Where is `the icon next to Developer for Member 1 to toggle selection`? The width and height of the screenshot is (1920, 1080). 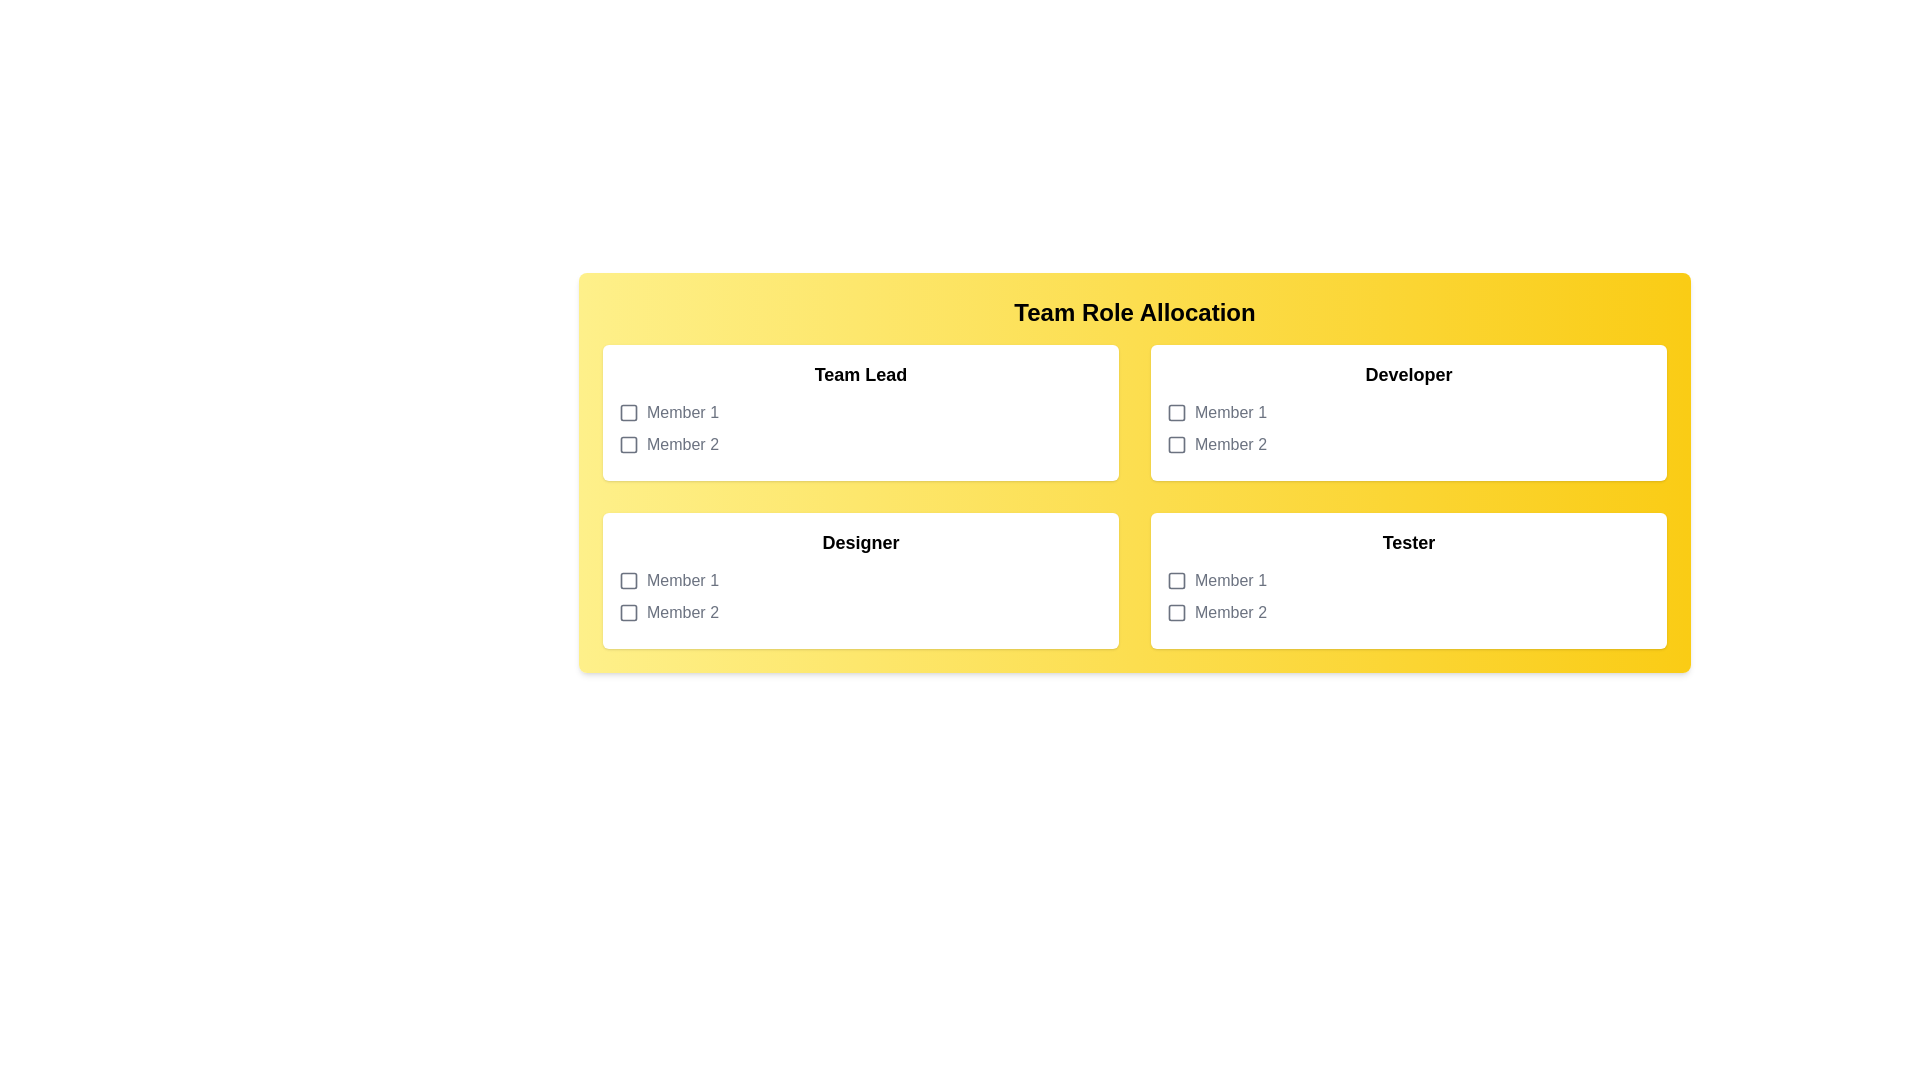
the icon next to Developer for Member 1 to toggle selection is located at coordinates (1176, 411).